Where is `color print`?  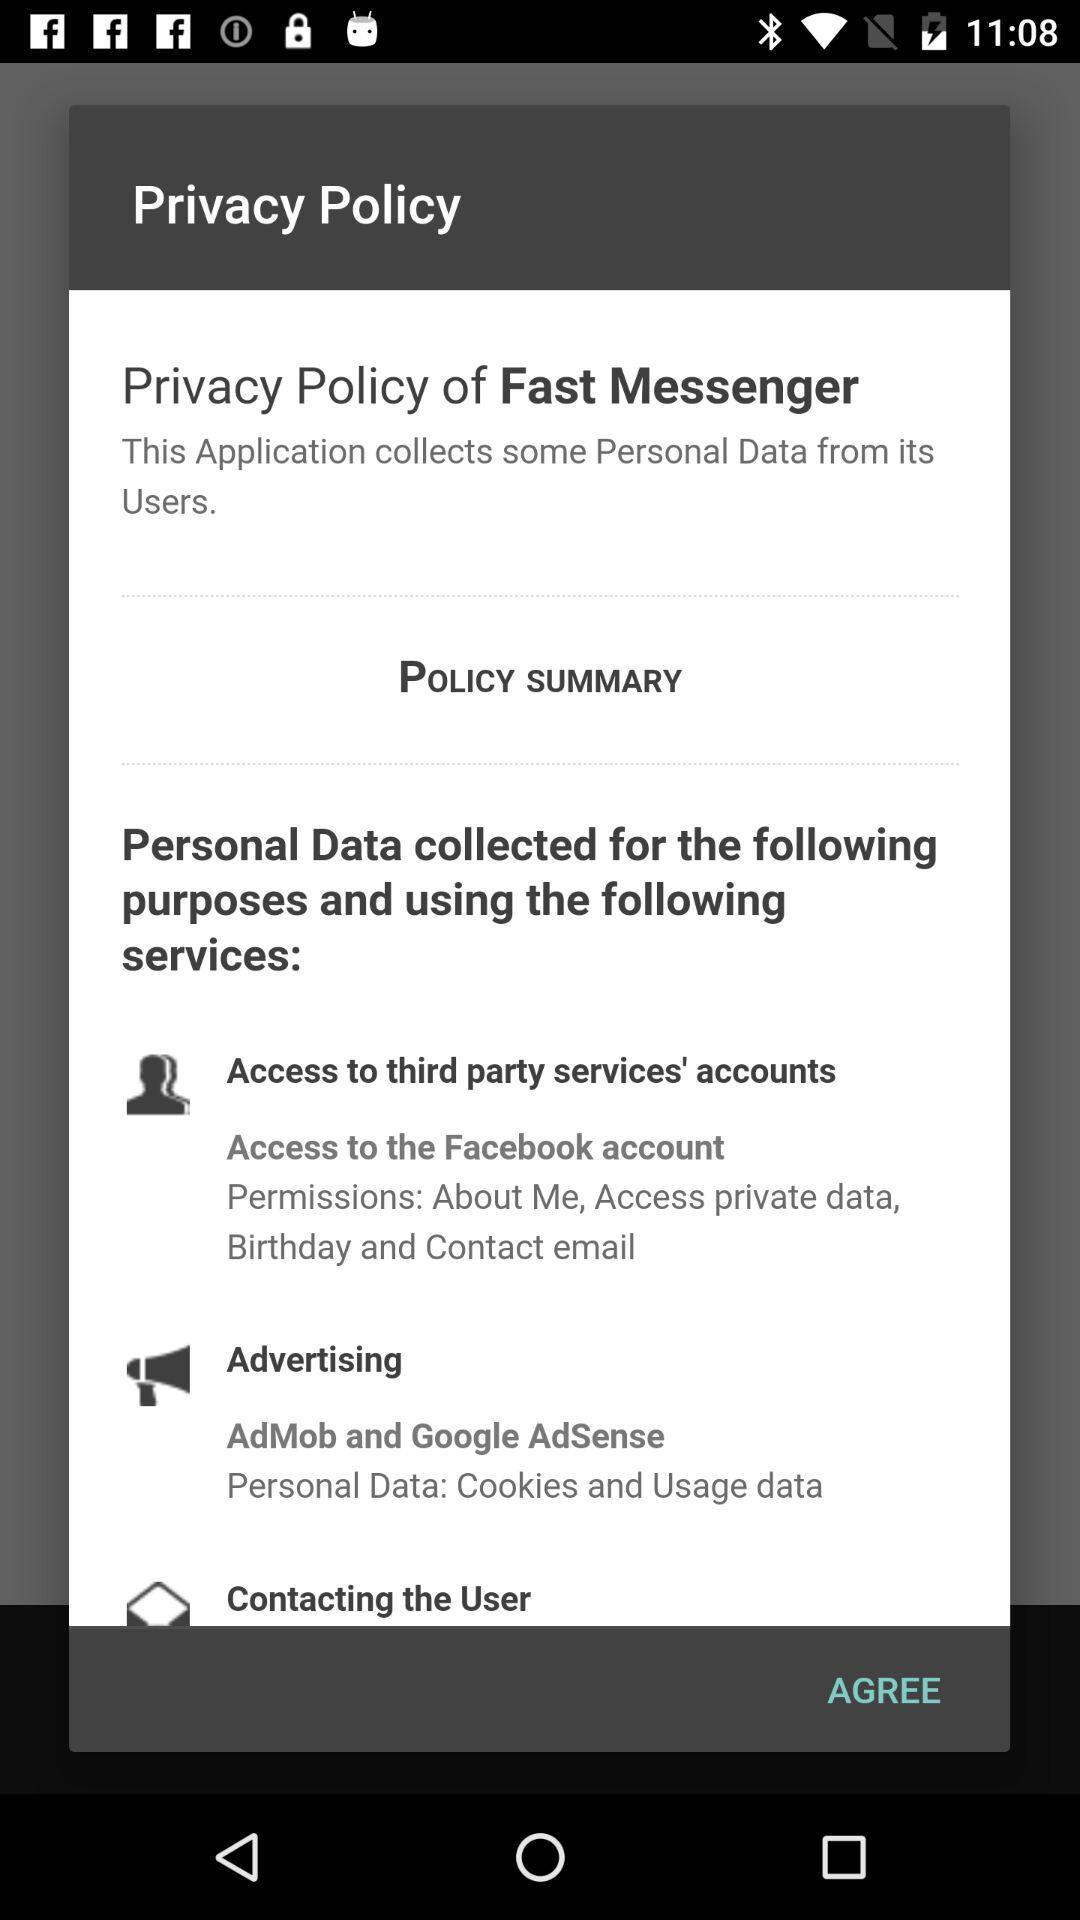 color print is located at coordinates (538, 957).